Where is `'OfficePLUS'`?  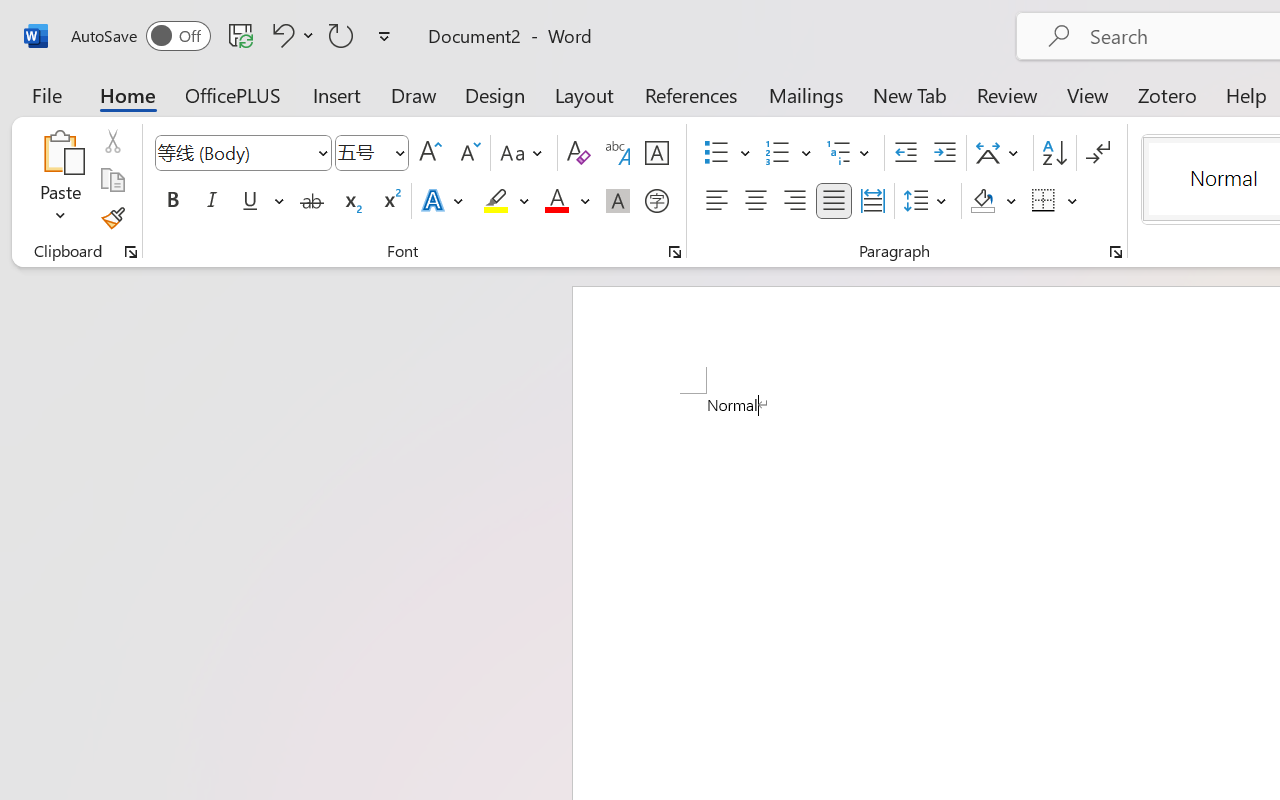
'OfficePLUS' is located at coordinates (233, 94).